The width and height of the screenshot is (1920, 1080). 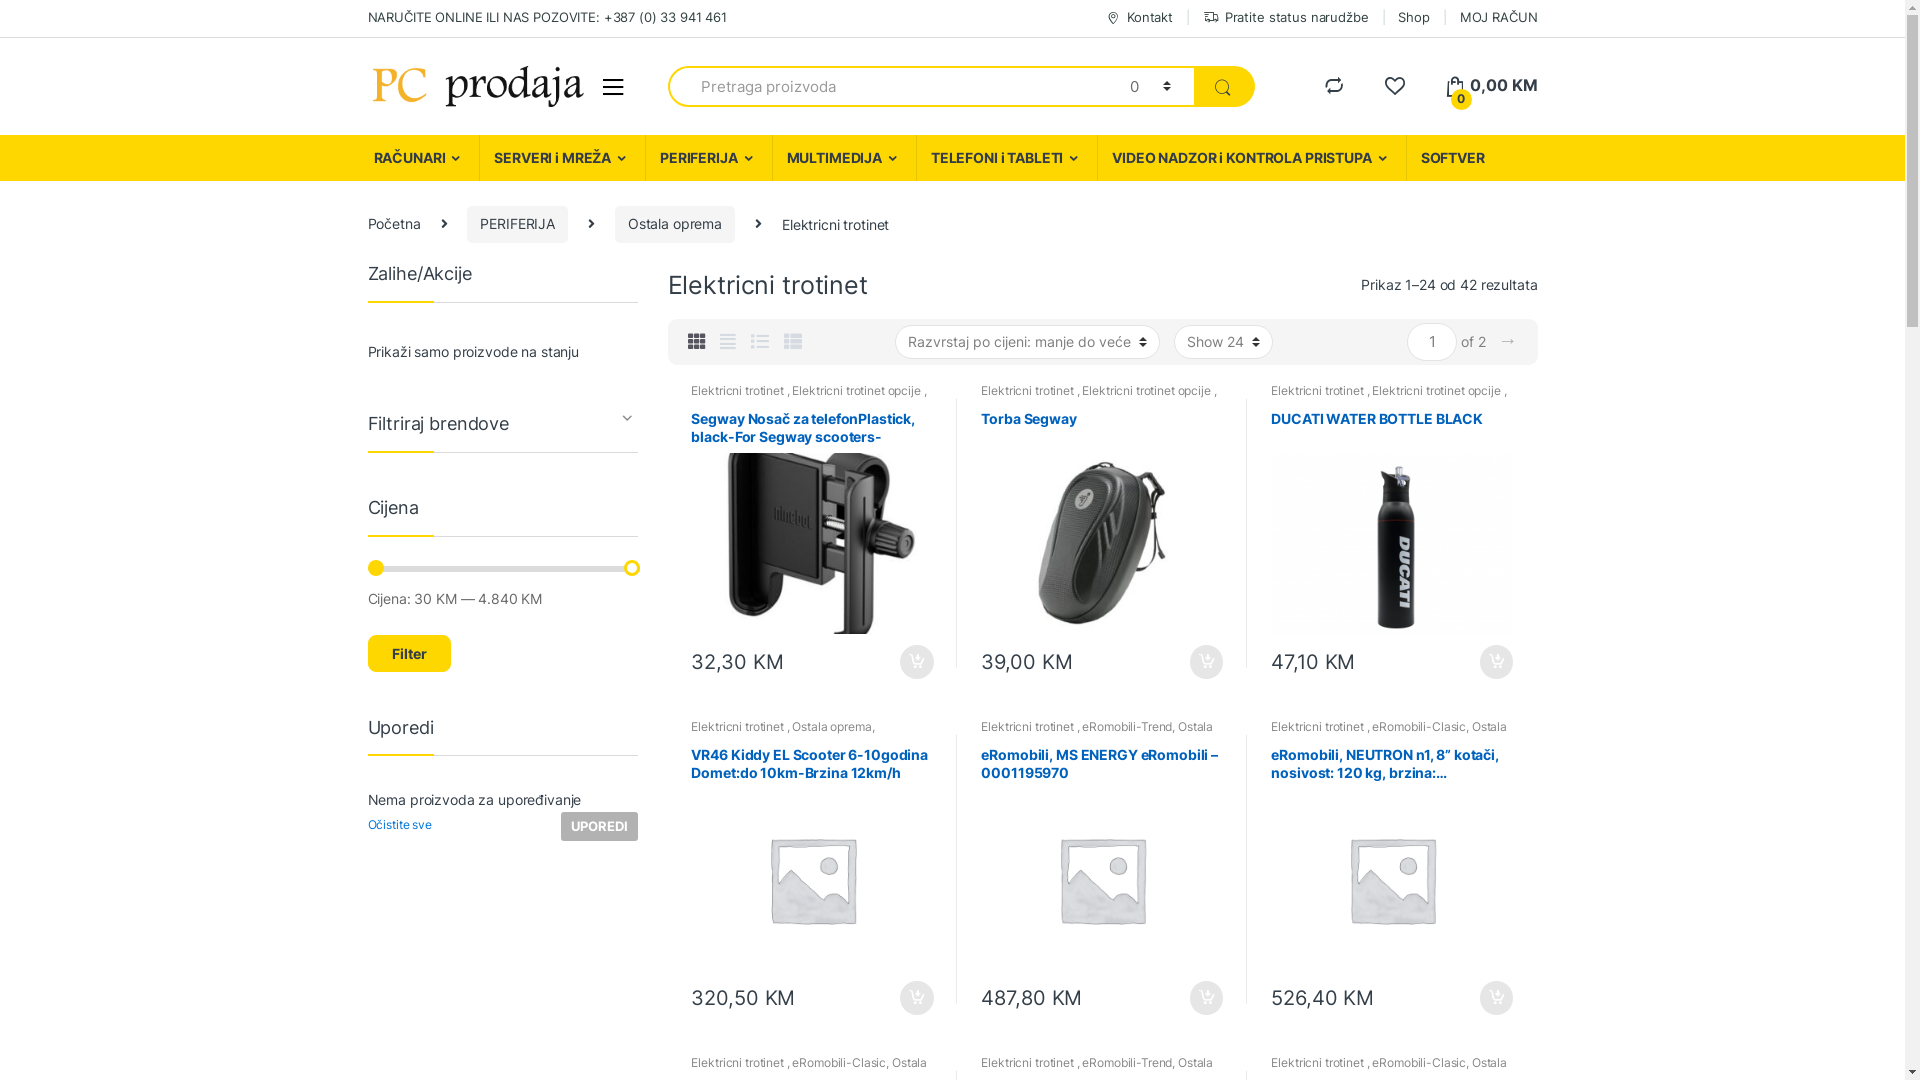 I want to click on 'VIDEO NADZOR i KONTROLA PRISTUPA', so click(x=1250, y=157).